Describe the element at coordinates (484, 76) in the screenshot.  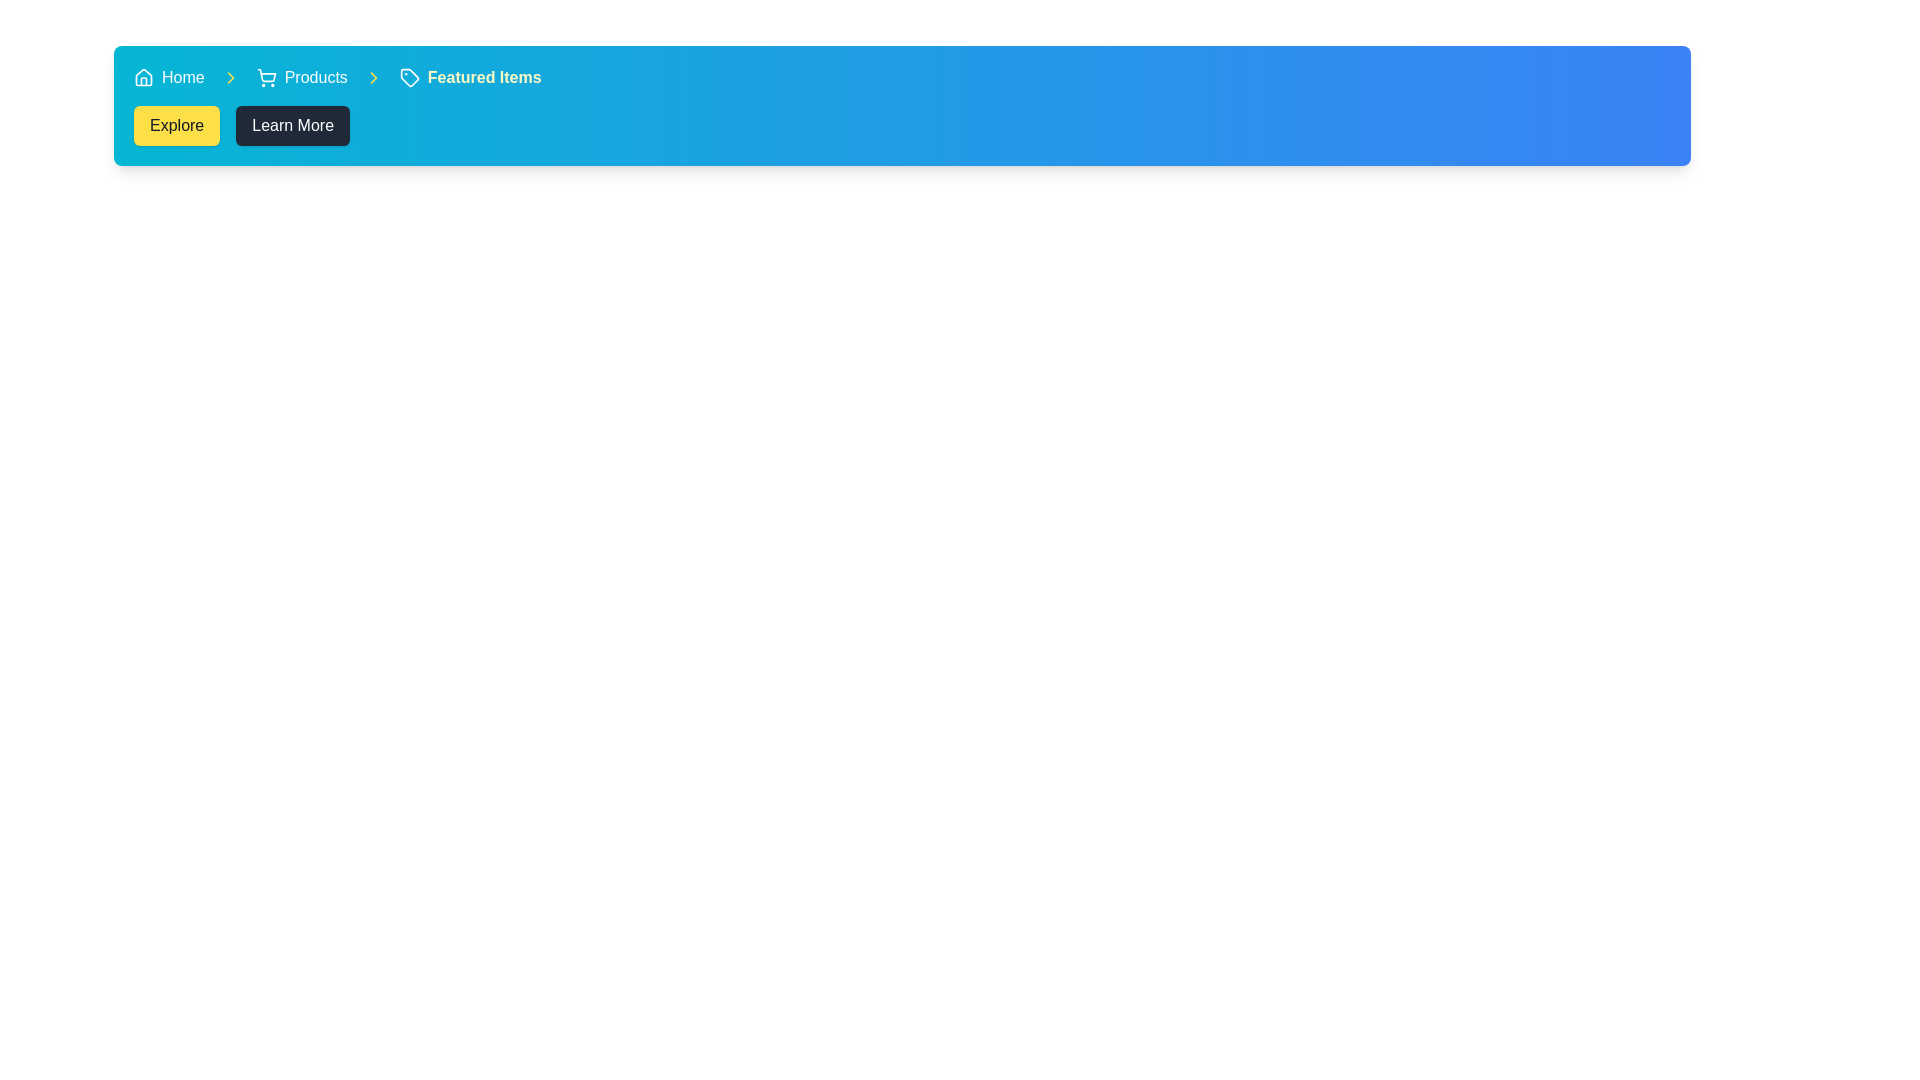
I see `the 'Featured Items' text label, which is a bold, yellow font with a slight glow on the blue navigation bar, located towards the right-hand side of the top navigation bar` at that location.